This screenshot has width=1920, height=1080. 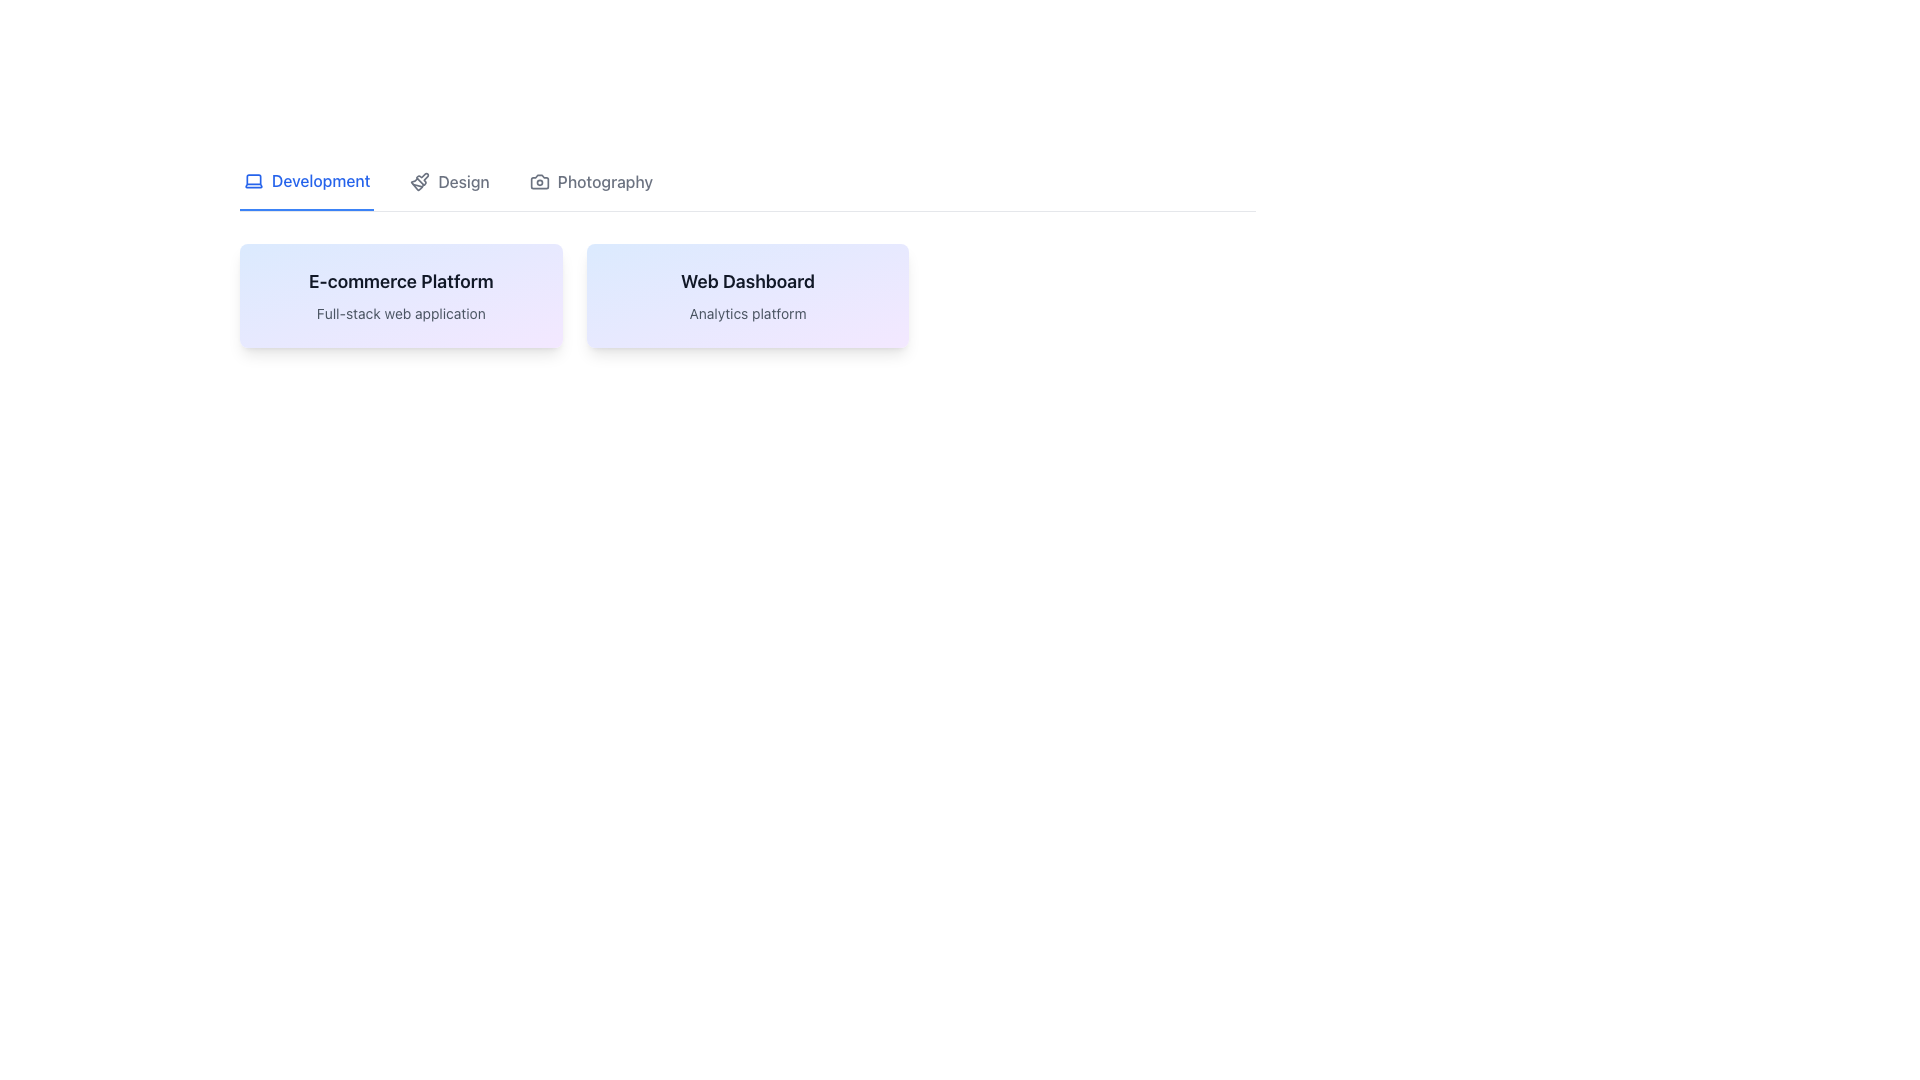 What do you see at coordinates (590, 189) in the screenshot?
I see `the 'Photography' navigation tab, which is the third tab in the horizontal navigation menu` at bounding box center [590, 189].